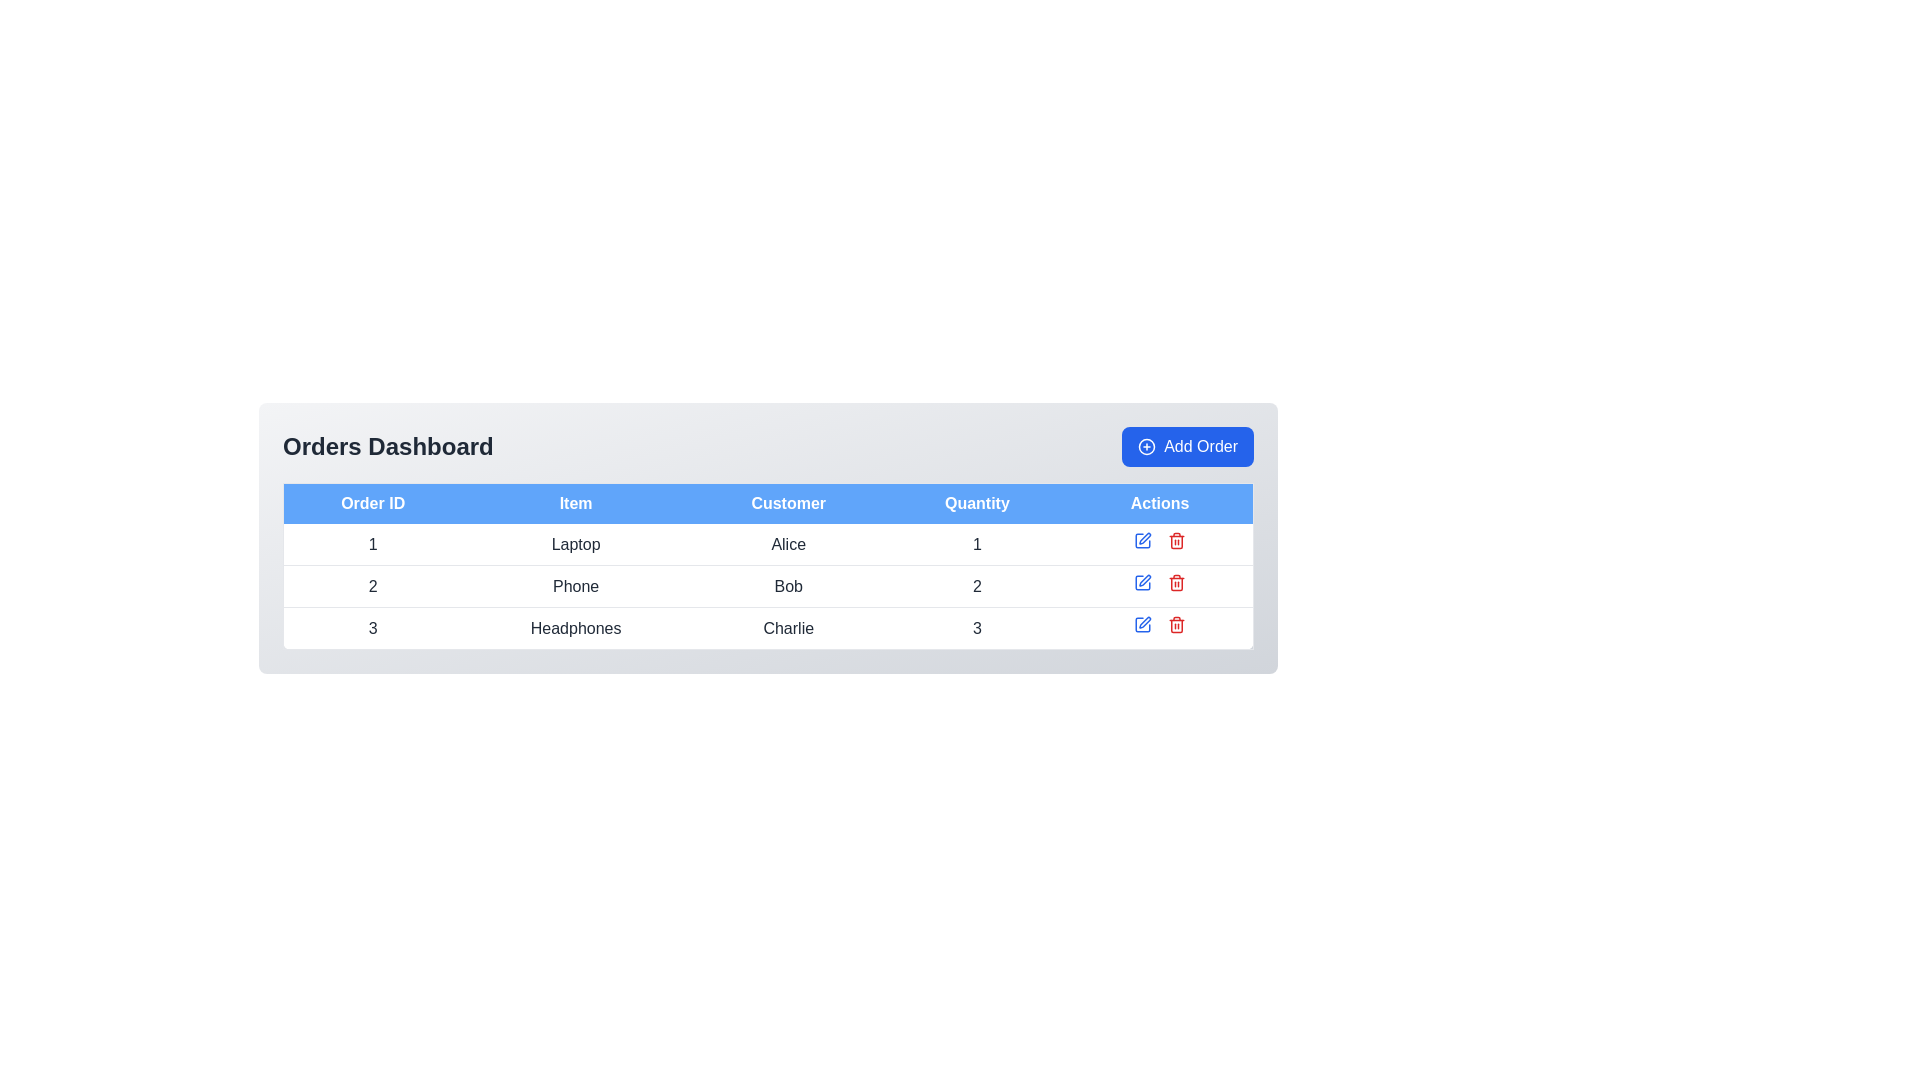  What do you see at coordinates (372, 544) in the screenshot?
I see `the Order ID cell located in the first row and first column of the table in the 'Orders Dashboard'` at bounding box center [372, 544].